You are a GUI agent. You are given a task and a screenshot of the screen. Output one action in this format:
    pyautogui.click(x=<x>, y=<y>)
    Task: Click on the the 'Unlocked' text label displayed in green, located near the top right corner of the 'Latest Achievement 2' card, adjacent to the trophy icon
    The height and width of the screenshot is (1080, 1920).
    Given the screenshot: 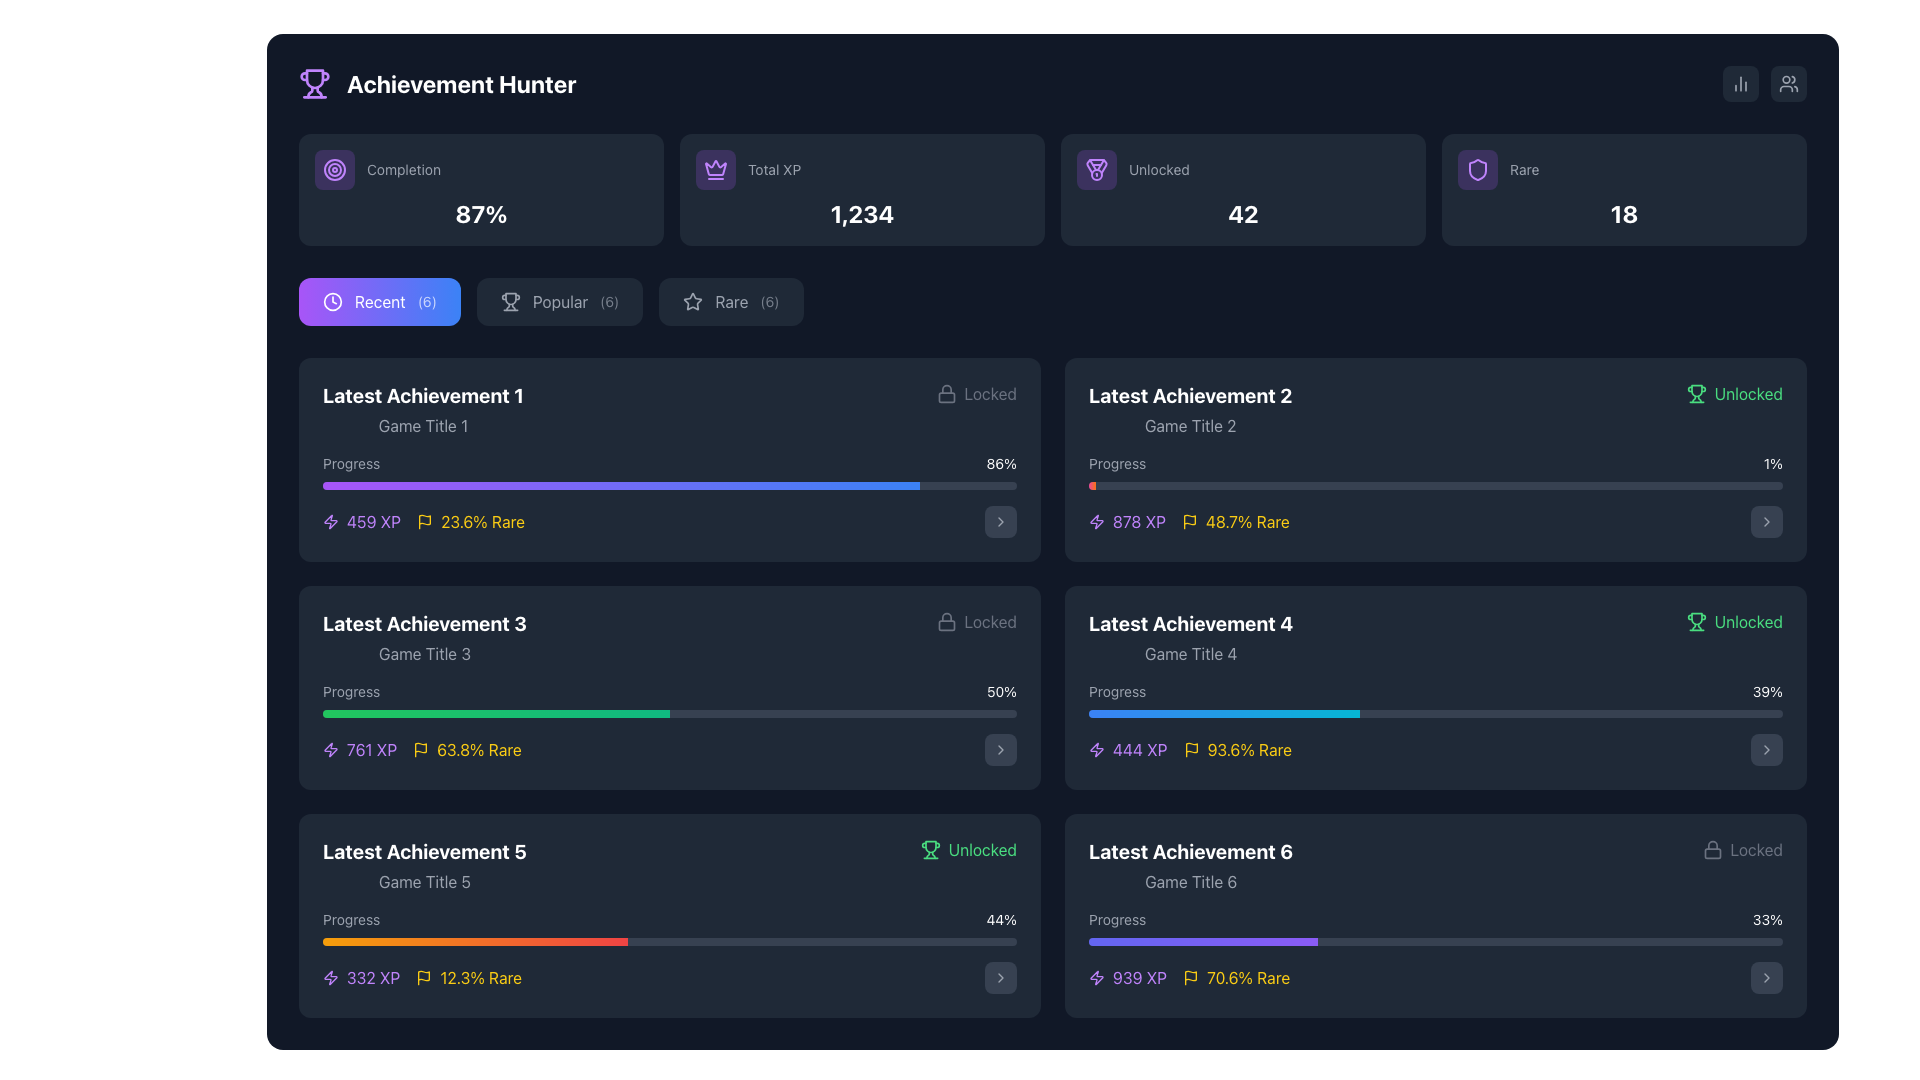 What is the action you would take?
    pyautogui.click(x=1747, y=393)
    